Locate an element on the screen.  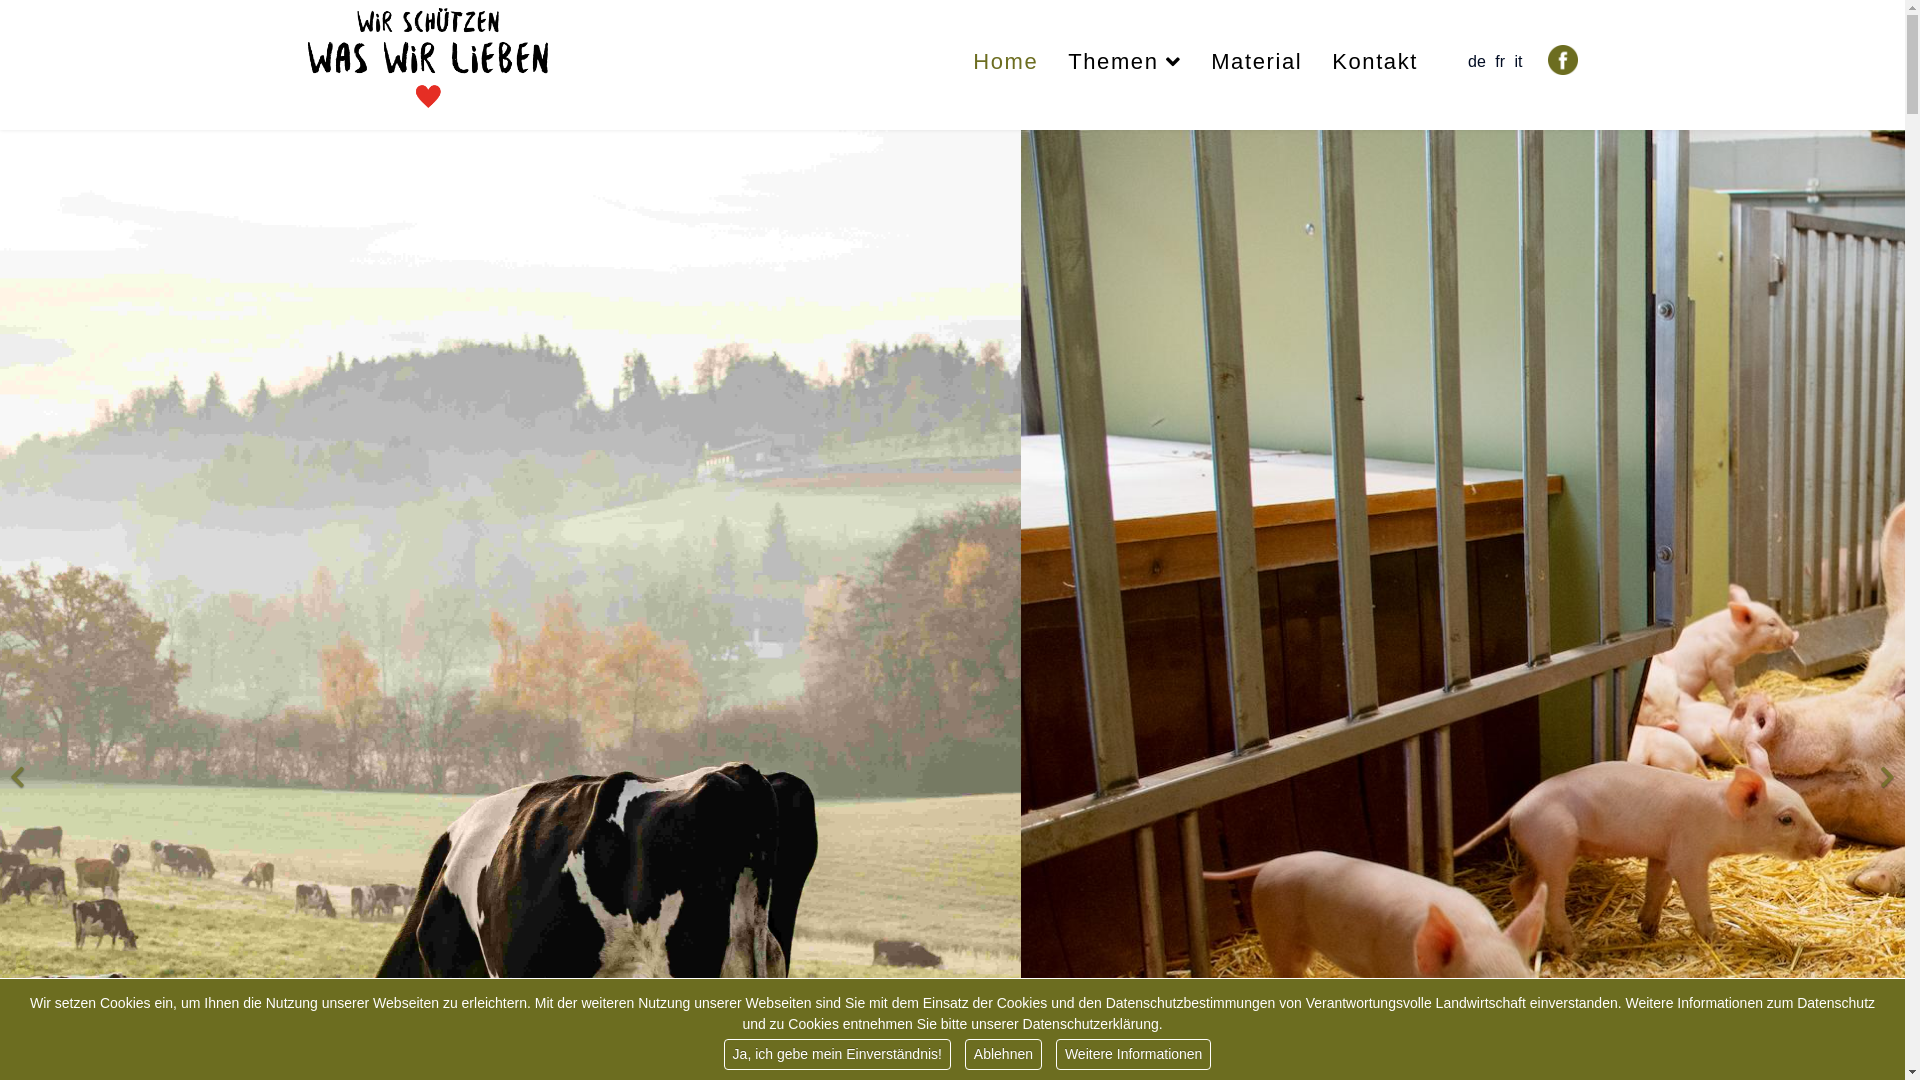
'Home' is located at coordinates (1005, 60).